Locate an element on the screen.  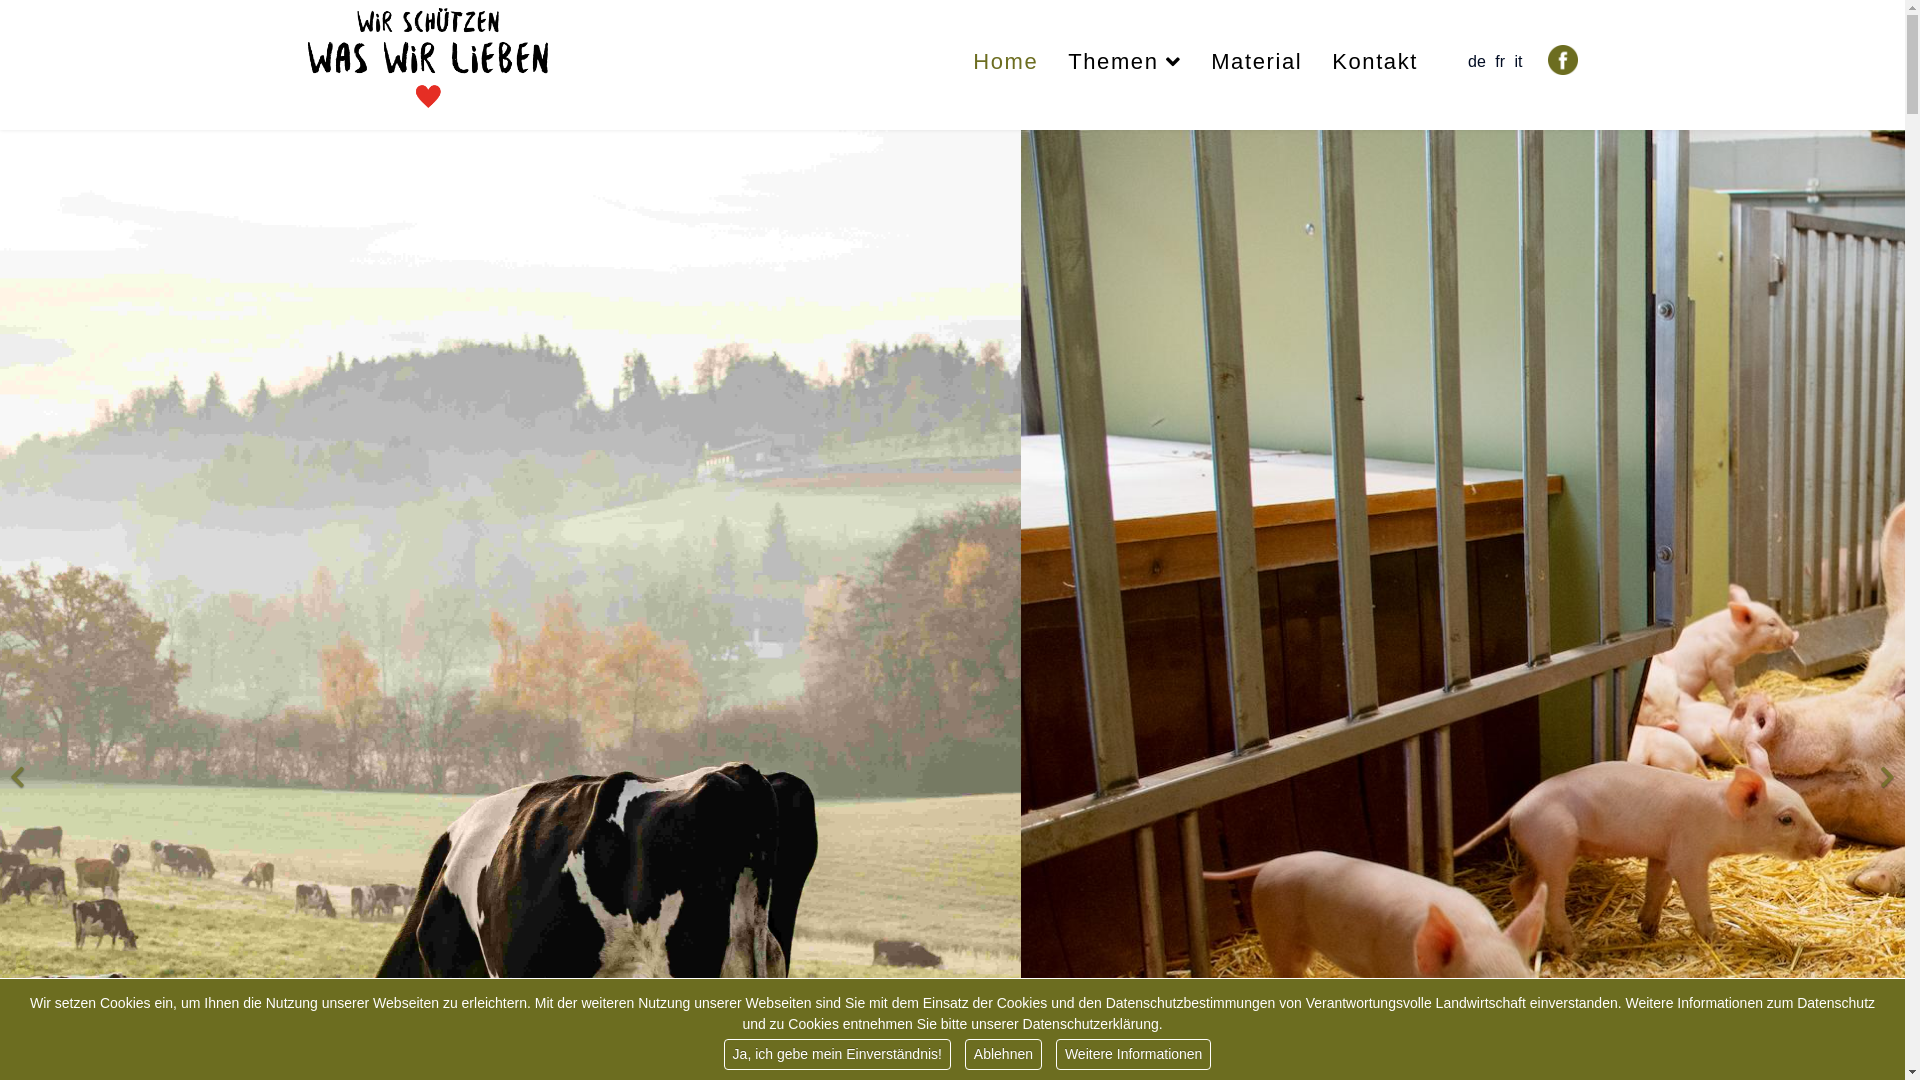
'Home' is located at coordinates (1005, 60).